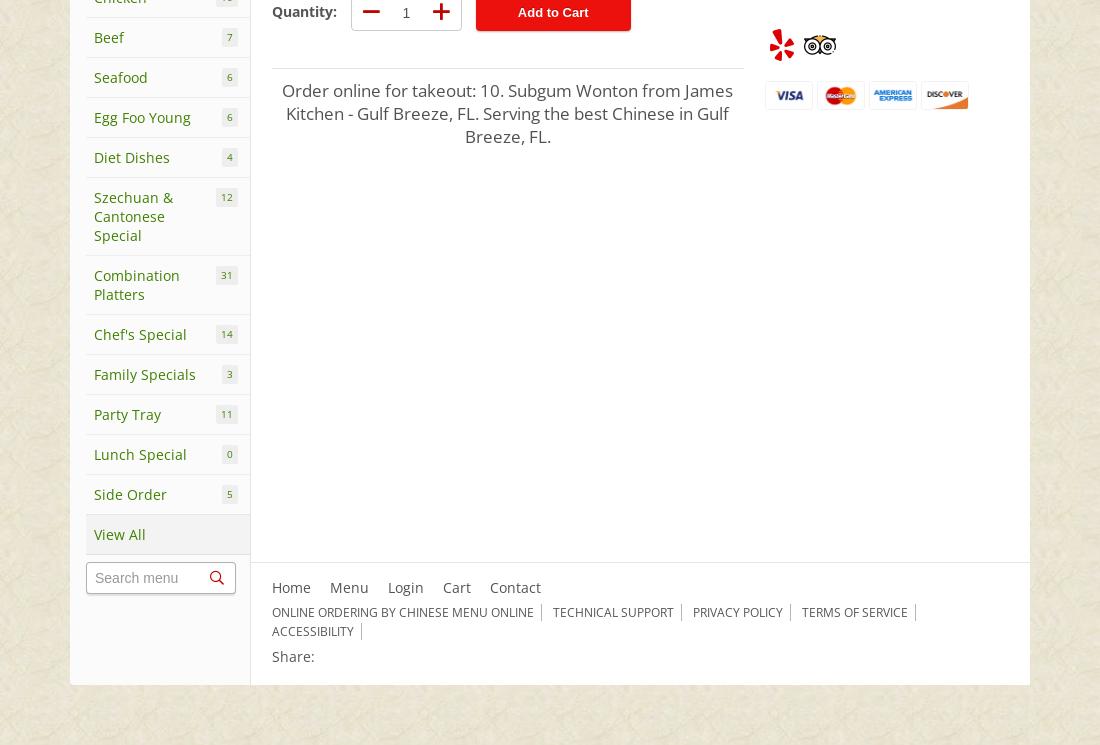 The height and width of the screenshot is (745, 1100). Describe the element at coordinates (853, 612) in the screenshot. I see `'Terms of Service'` at that location.